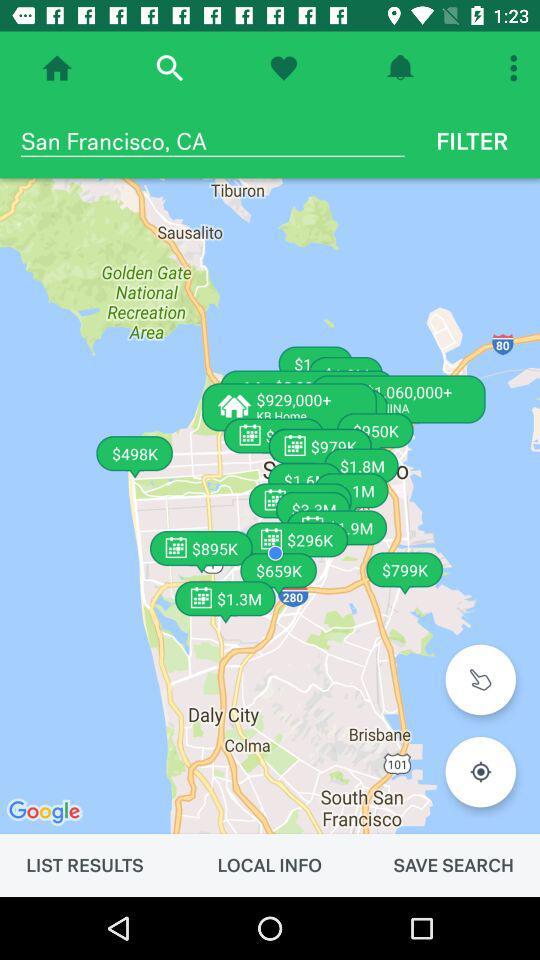  Describe the element at coordinates (472, 140) in the screenshot. I see `filter` at that location.